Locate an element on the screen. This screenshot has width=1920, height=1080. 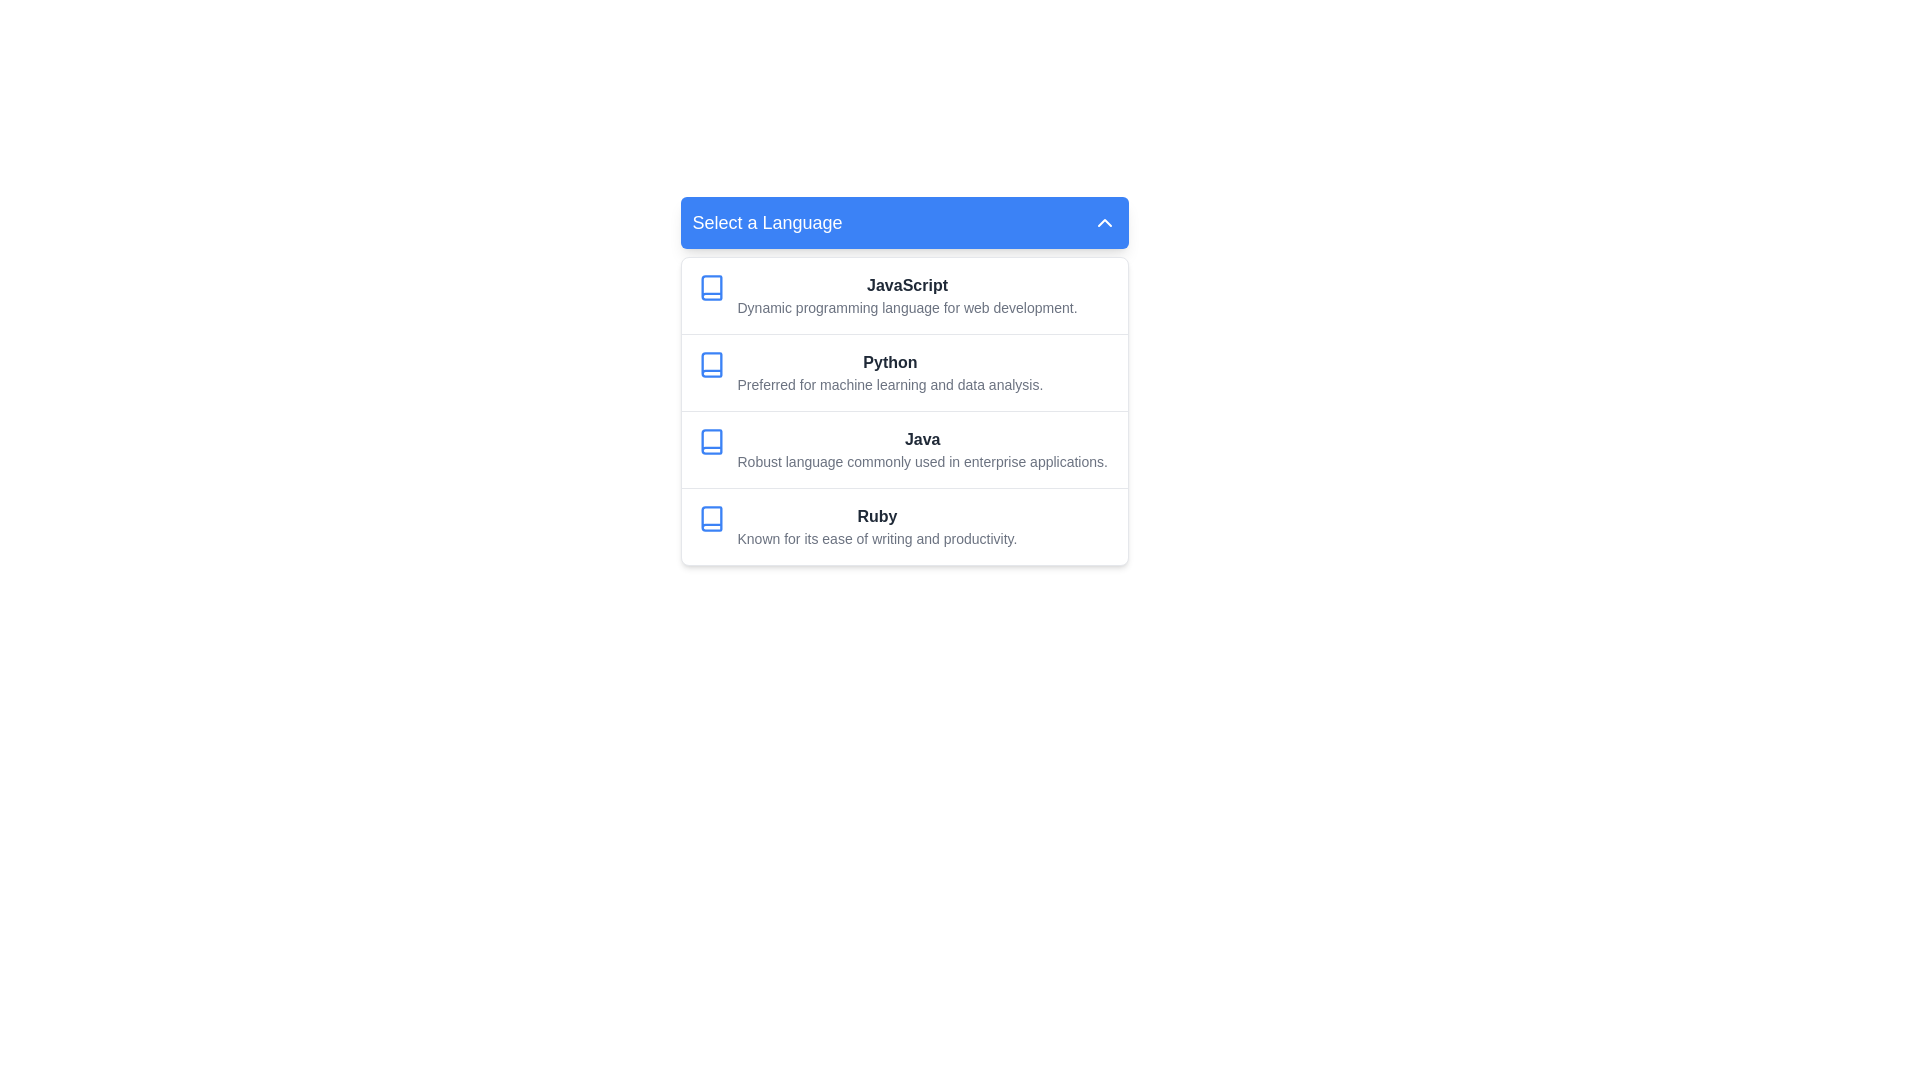
the second list item displaying 'Python' and its description is located at coordinates (903, 372).